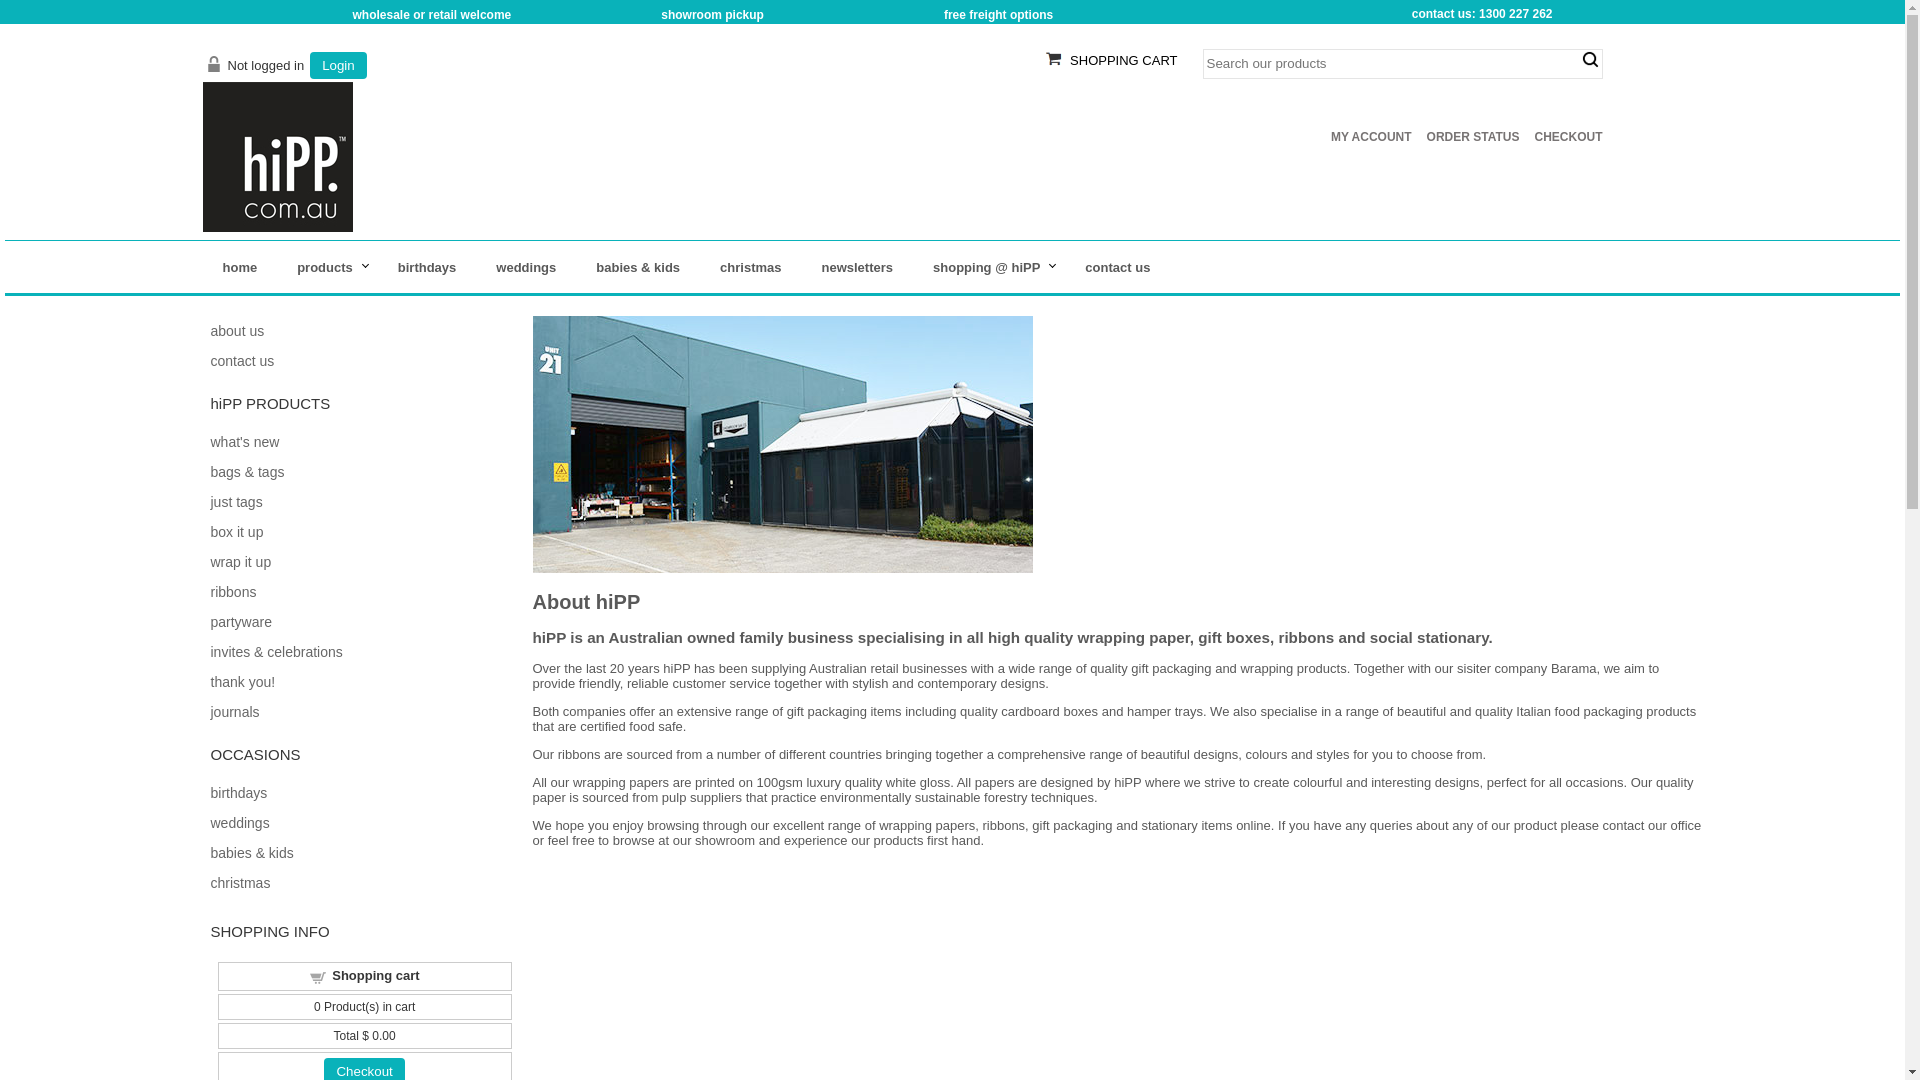 Image resolution: width=1920 pixels, height=1080 pixels. What do you see at coordinates (749, 266) in the screenshot?
I see `'christmas'` at bounding box center [749, 266].